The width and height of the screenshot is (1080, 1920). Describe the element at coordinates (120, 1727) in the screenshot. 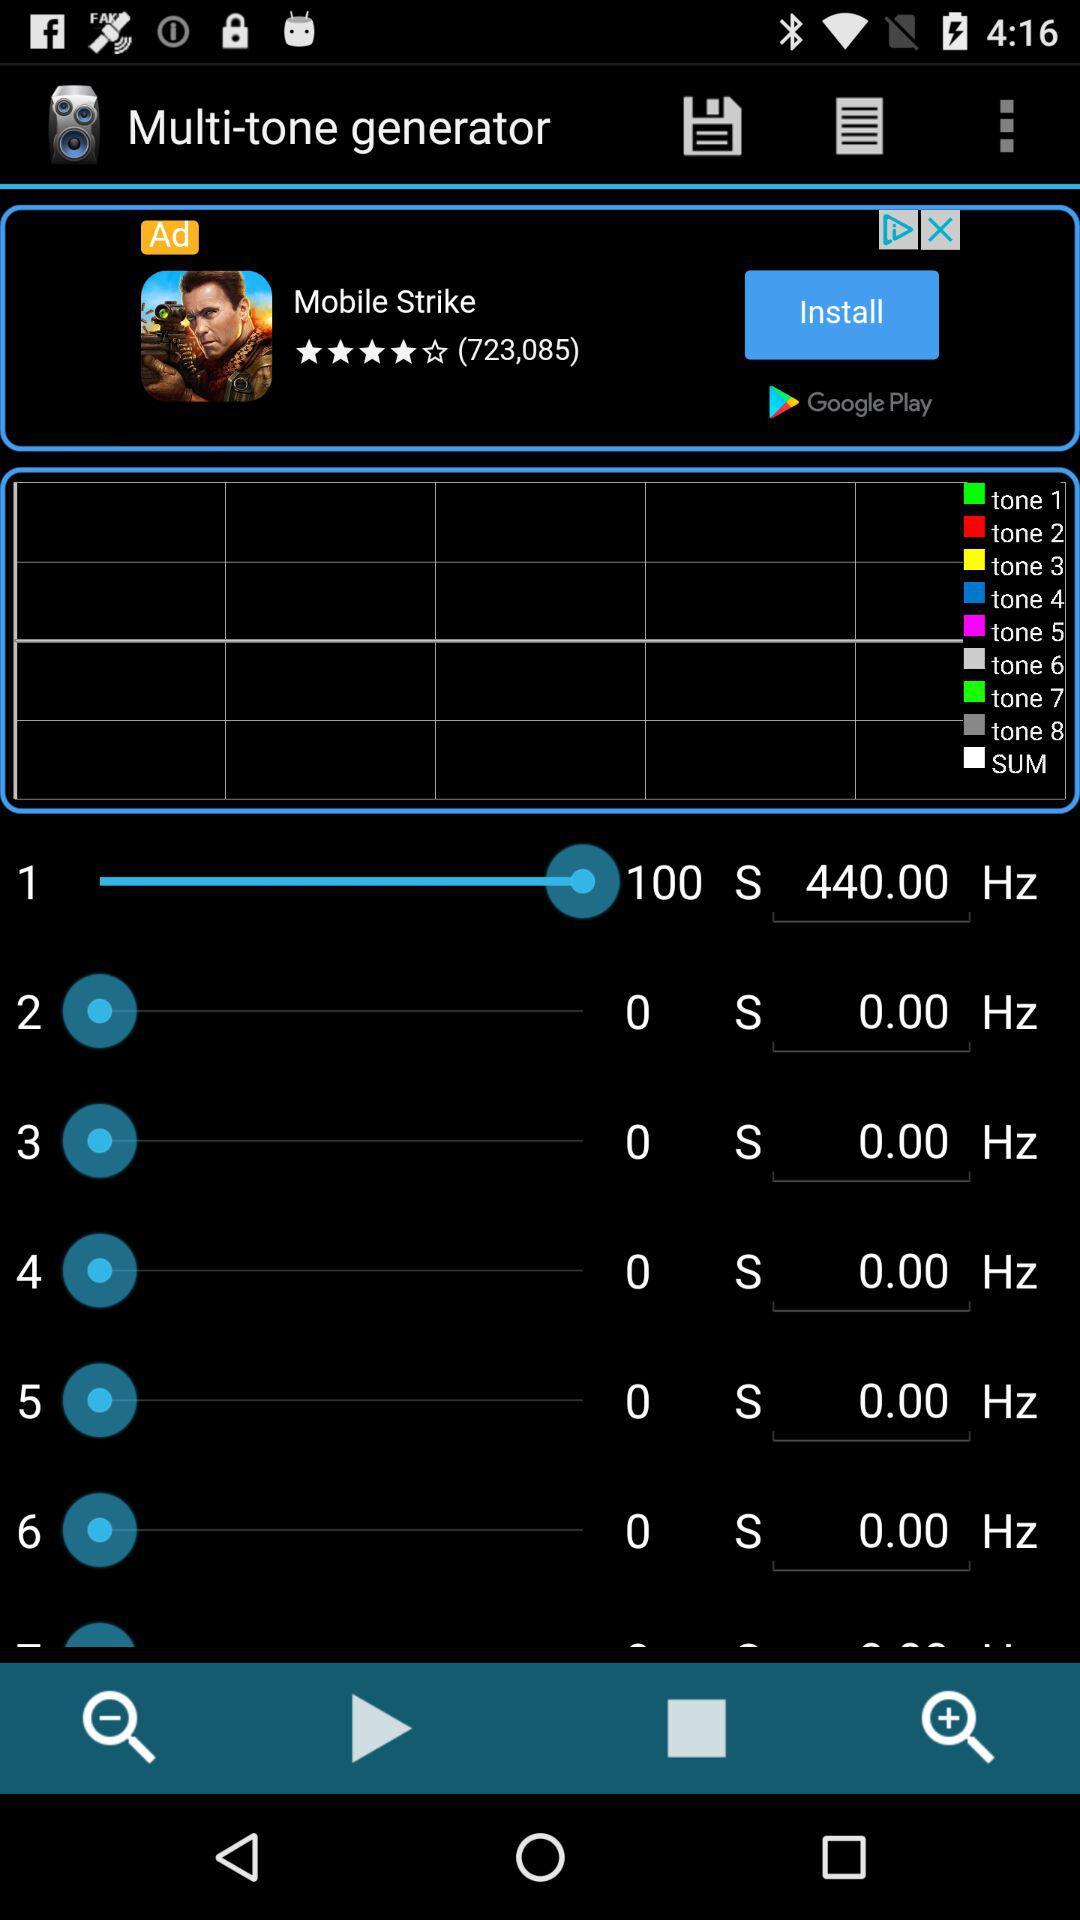

I see `the icon left to play button at the bottom of the page` at that location.